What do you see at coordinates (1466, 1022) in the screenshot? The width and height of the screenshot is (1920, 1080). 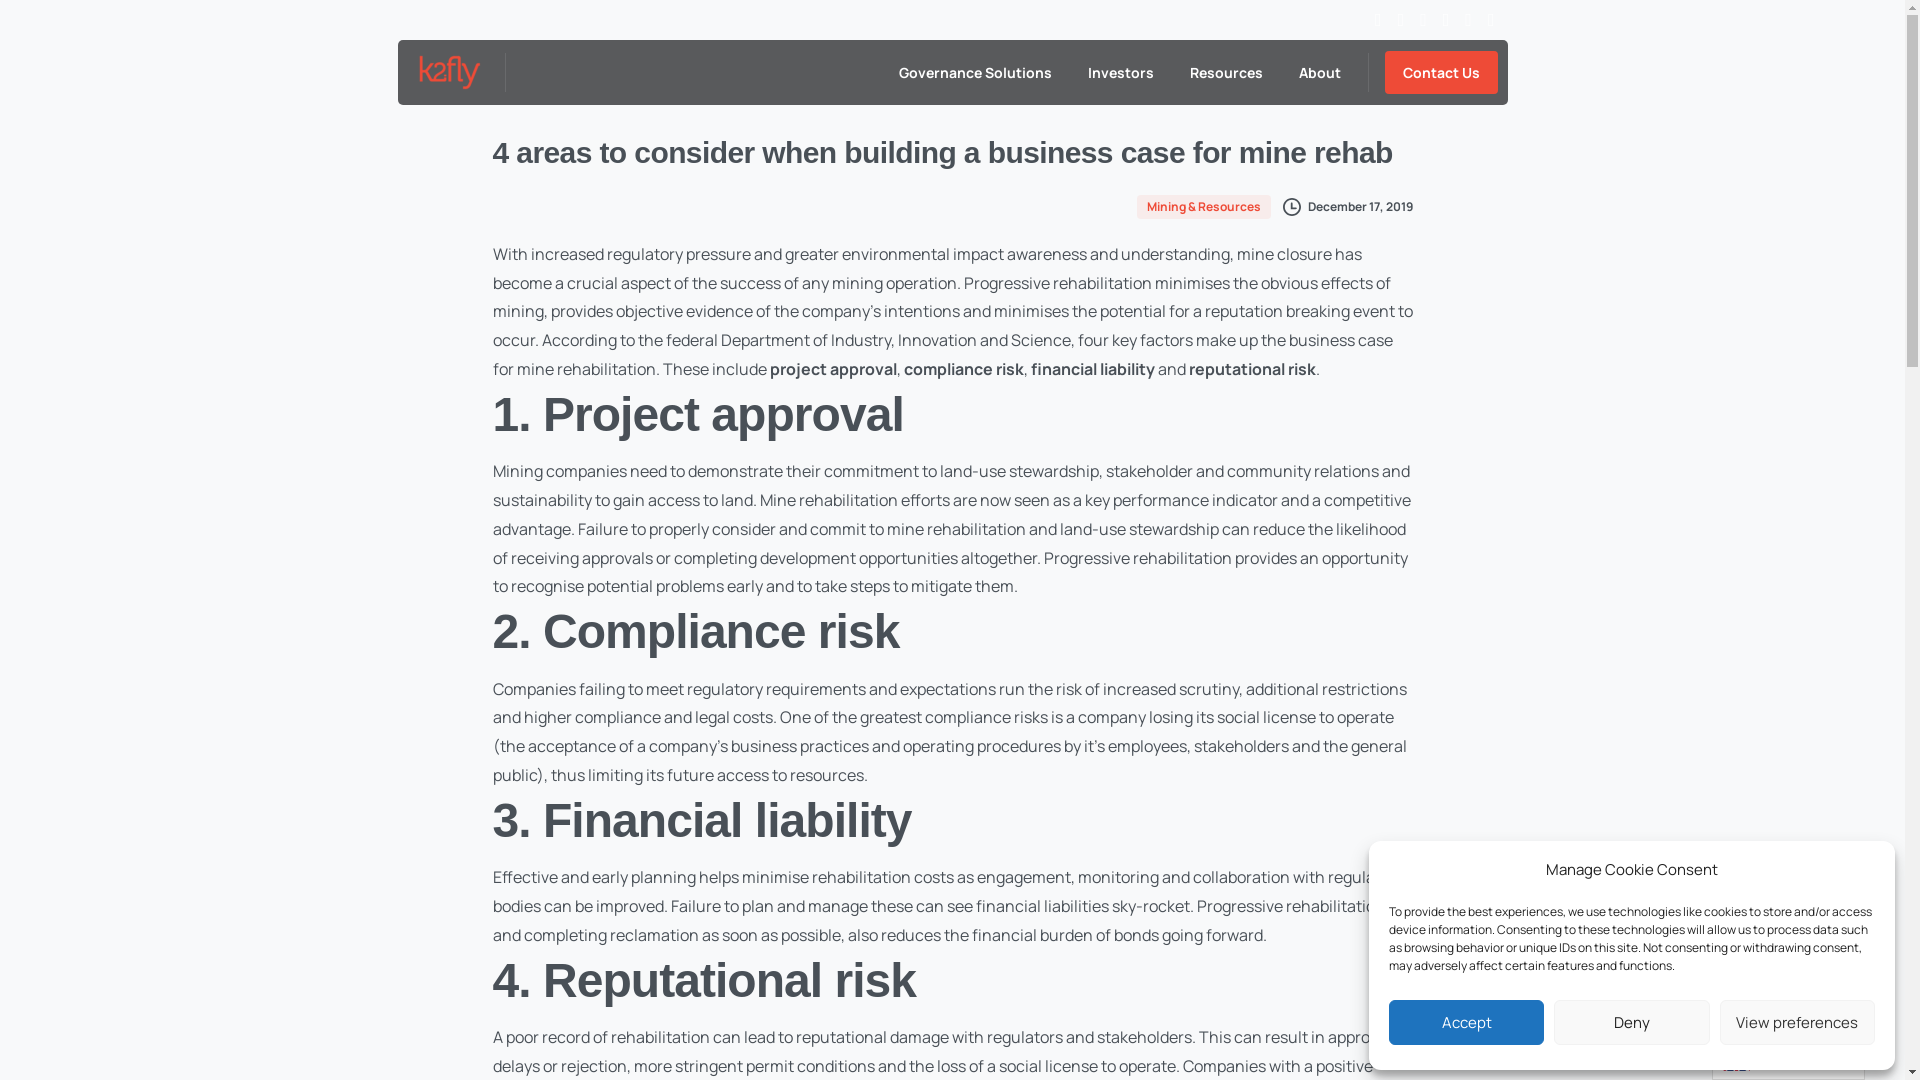 I see `'Accept'` at bounding box center [1466, 1022].